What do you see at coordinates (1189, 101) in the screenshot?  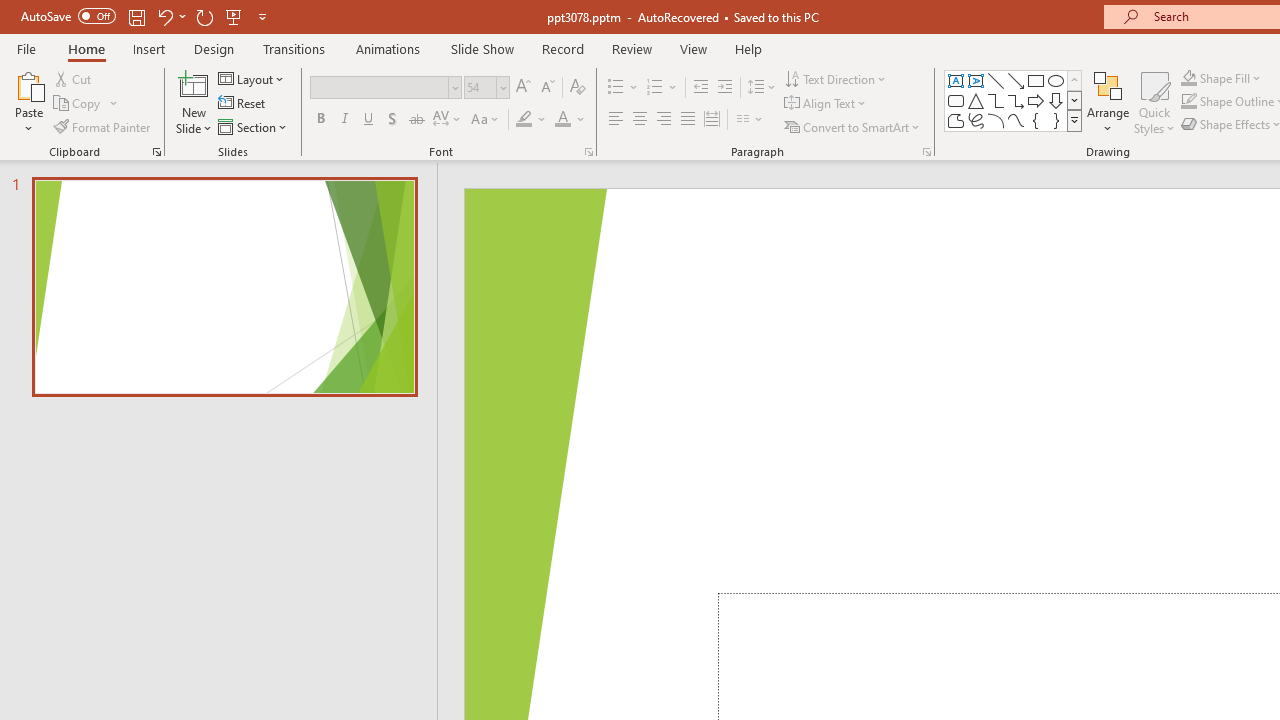 I see `'Shape Outline Green, Accent 1'` at bounding box center [1189, 101].